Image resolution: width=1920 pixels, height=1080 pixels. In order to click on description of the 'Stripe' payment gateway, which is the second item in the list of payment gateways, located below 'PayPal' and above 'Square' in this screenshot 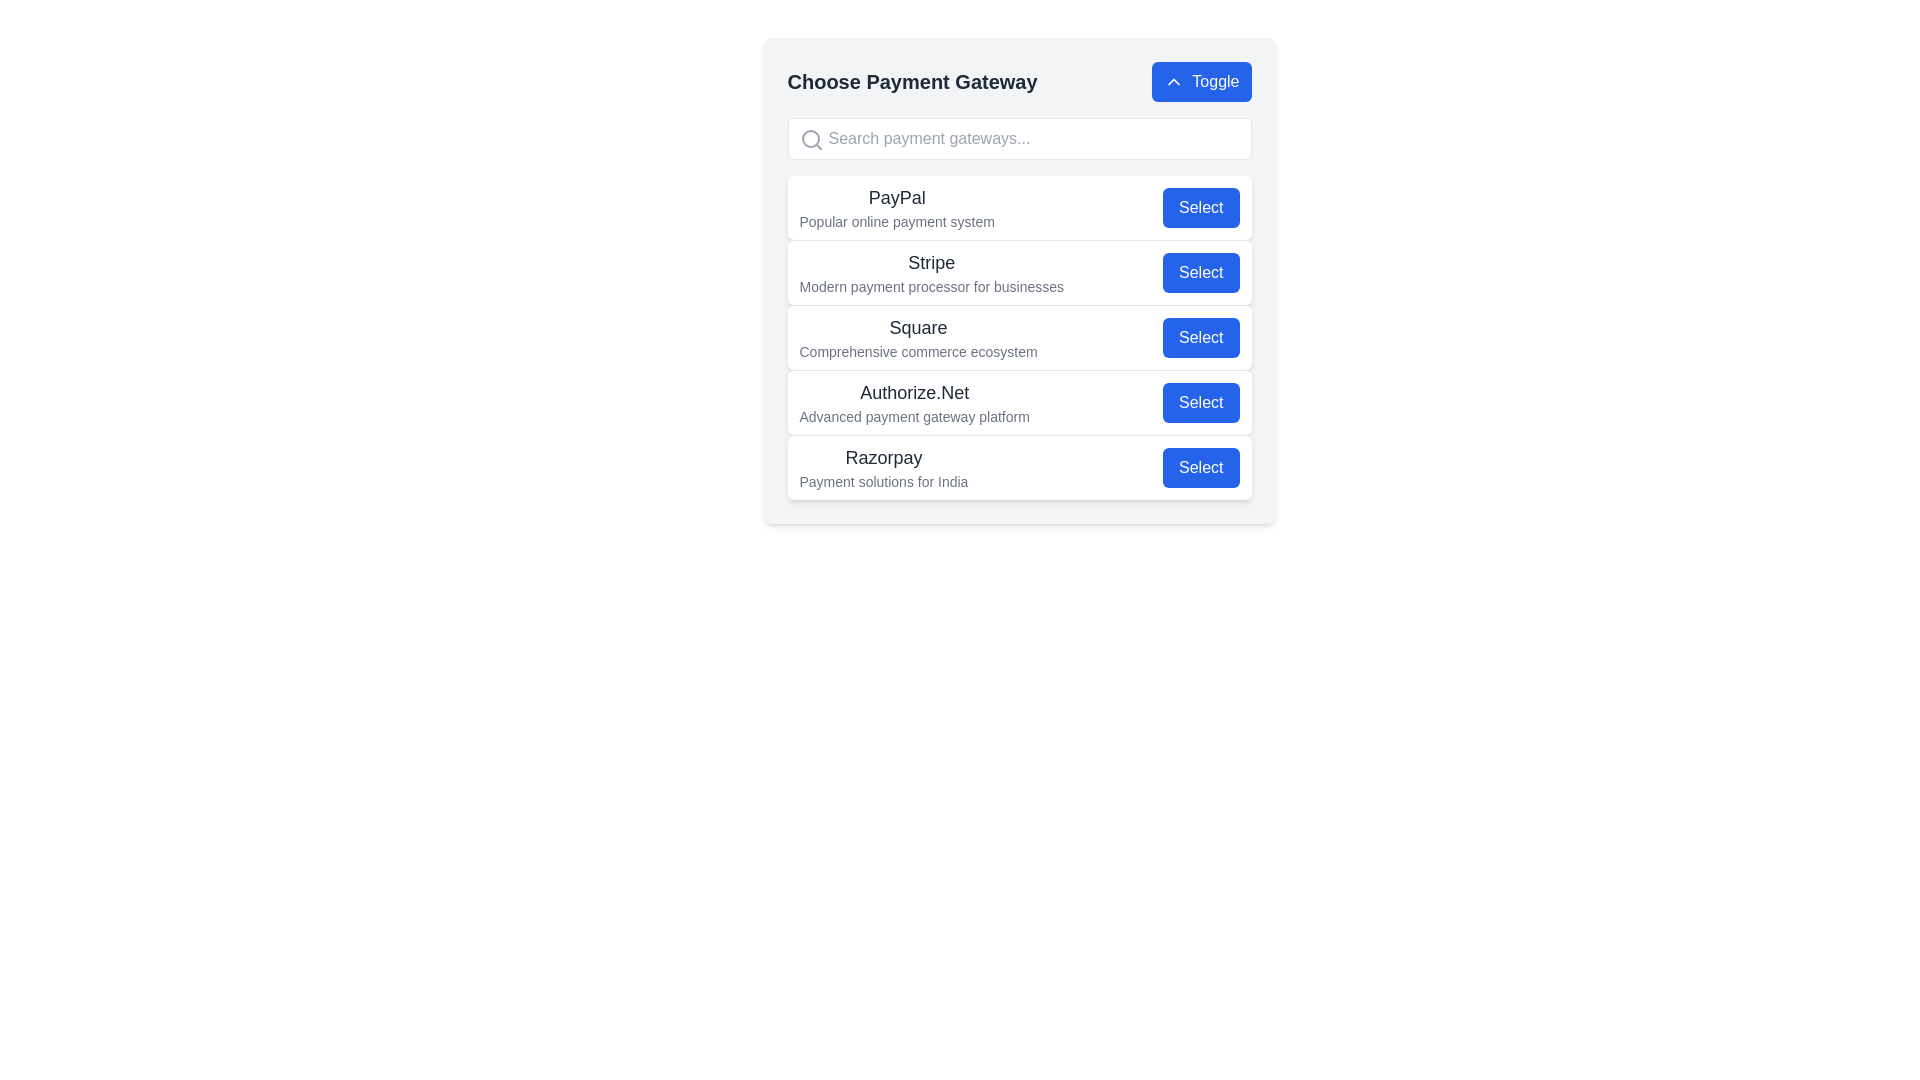, I will do `click(1019, 272)`.